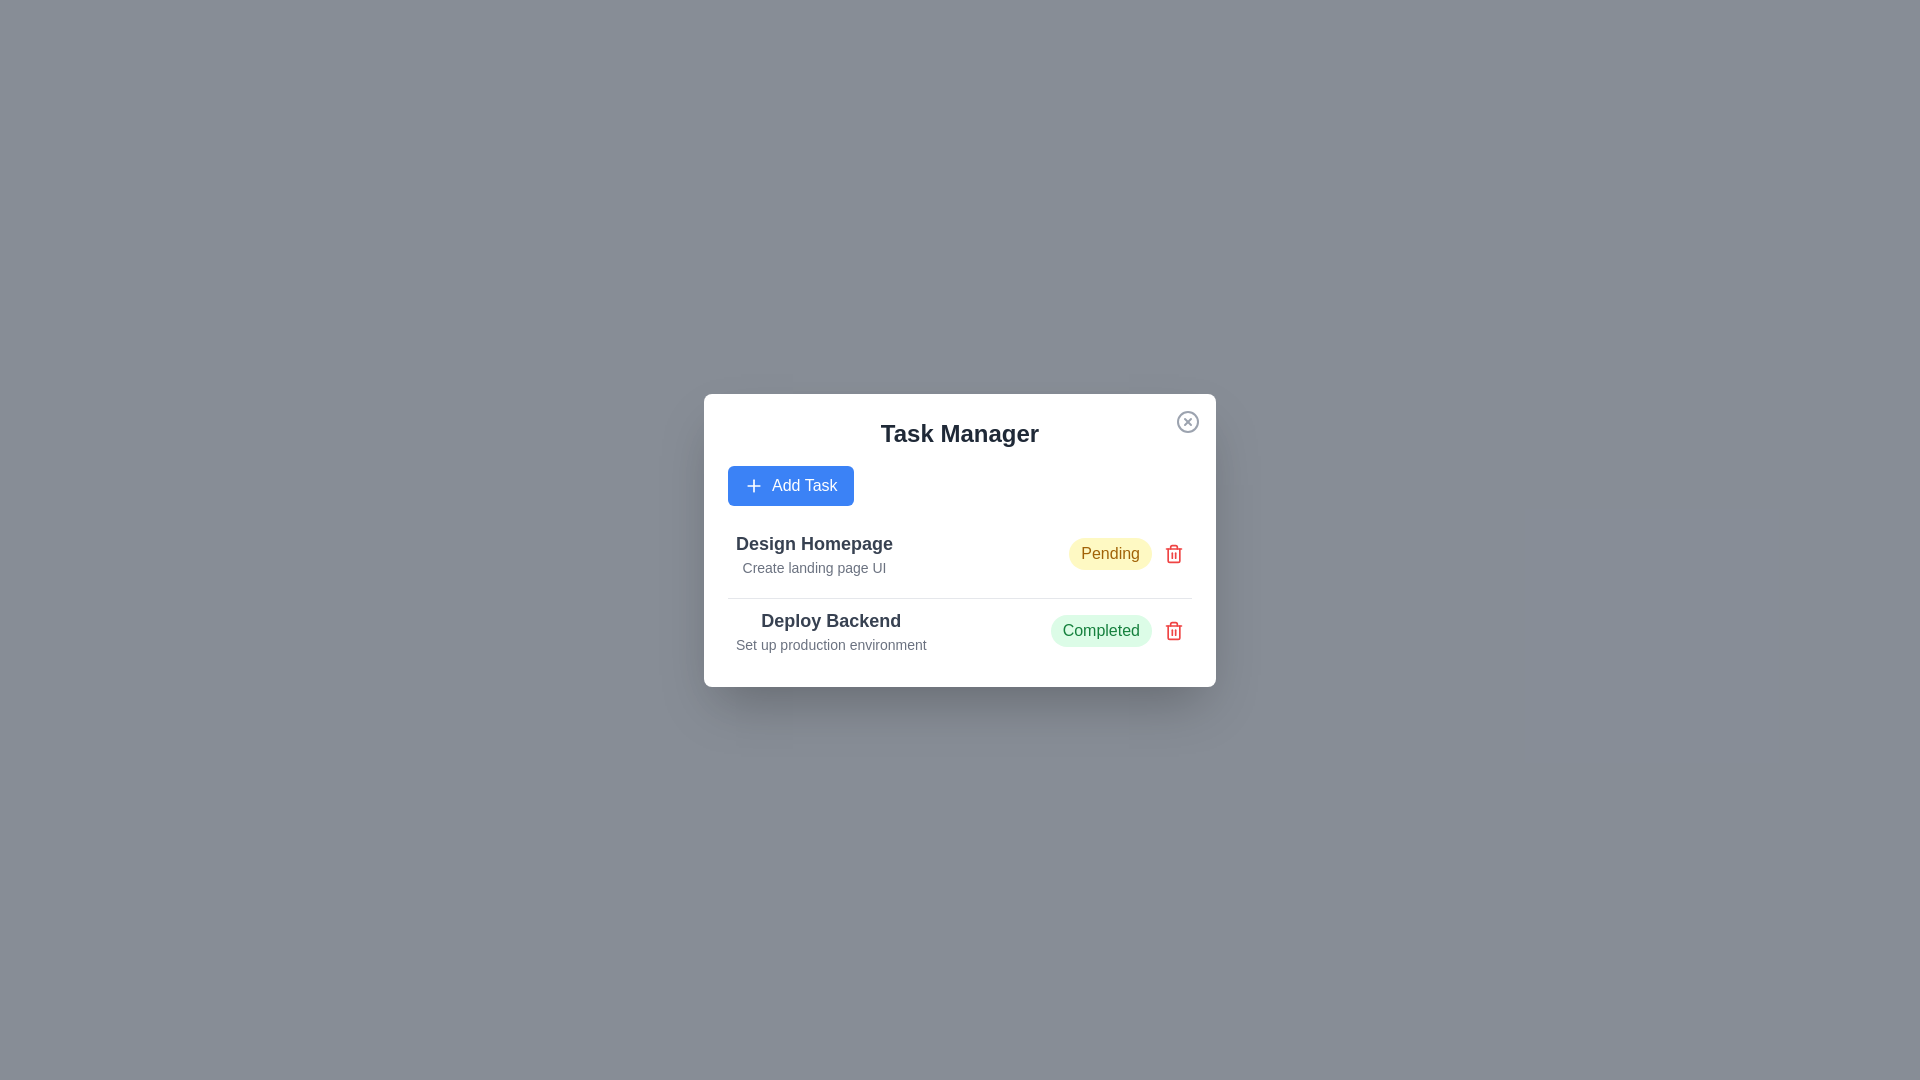 Image resolution: width=1920 pixels, height=1080 pixels. What do you see at coordinates (752, 485) in the screenshot?
I see `the circular icon with a plus sign in the center, which is styled with a blue background and white border, located within the blue button labeled 'Add Task' at the top-left corner of the task list interface` at bounding box center [752, 485].